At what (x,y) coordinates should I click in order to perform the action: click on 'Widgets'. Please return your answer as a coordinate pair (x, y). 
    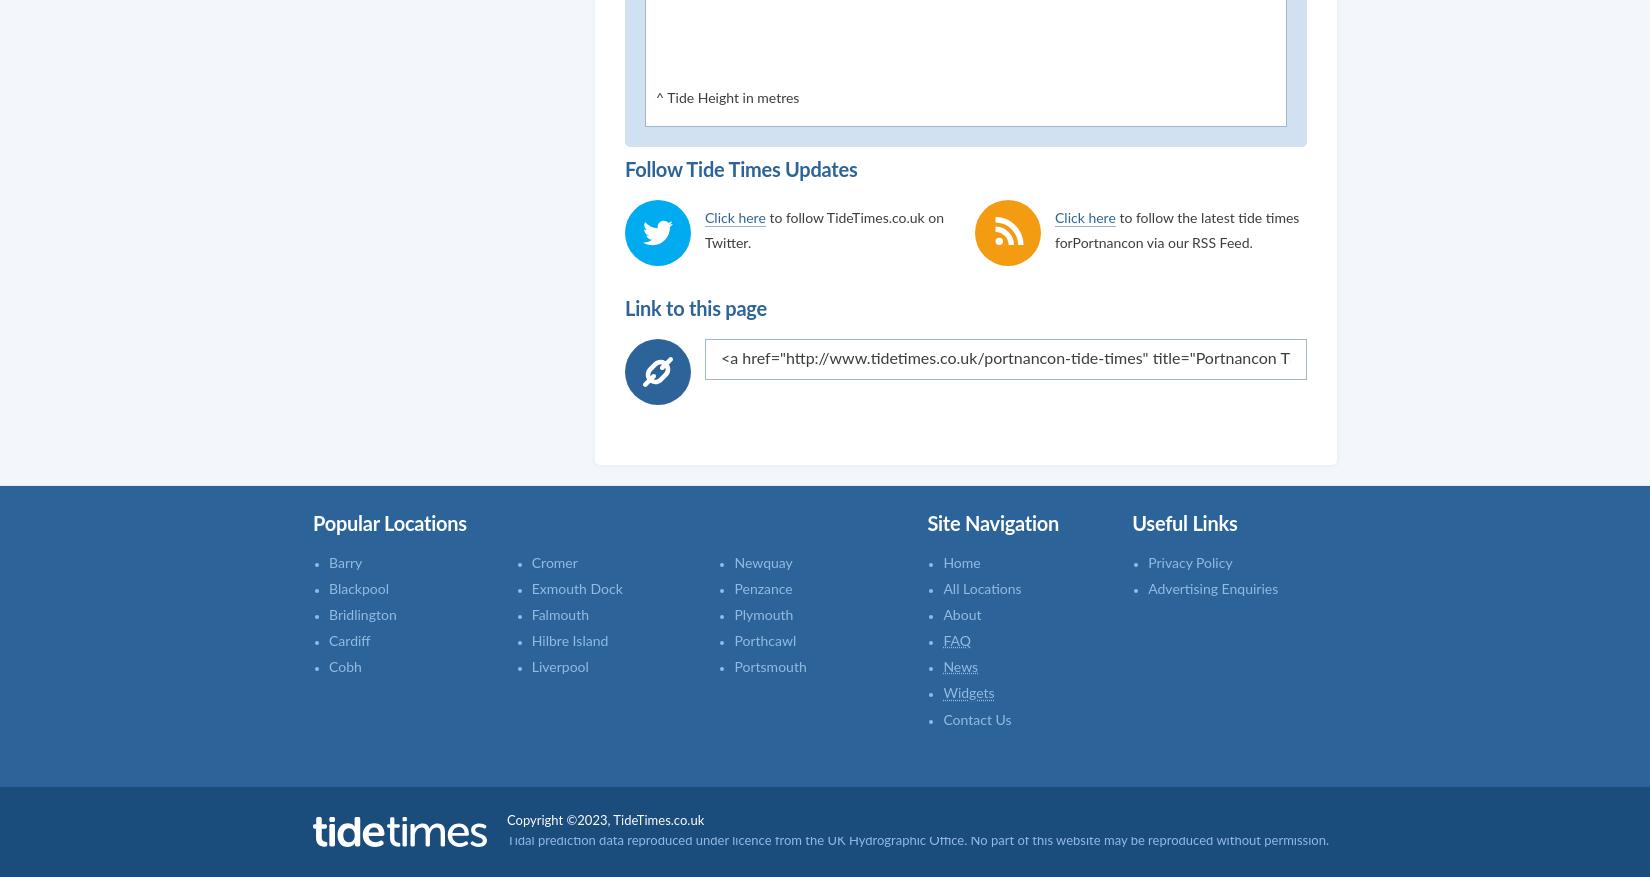
    Looking at the image, I should click on (942, 692).